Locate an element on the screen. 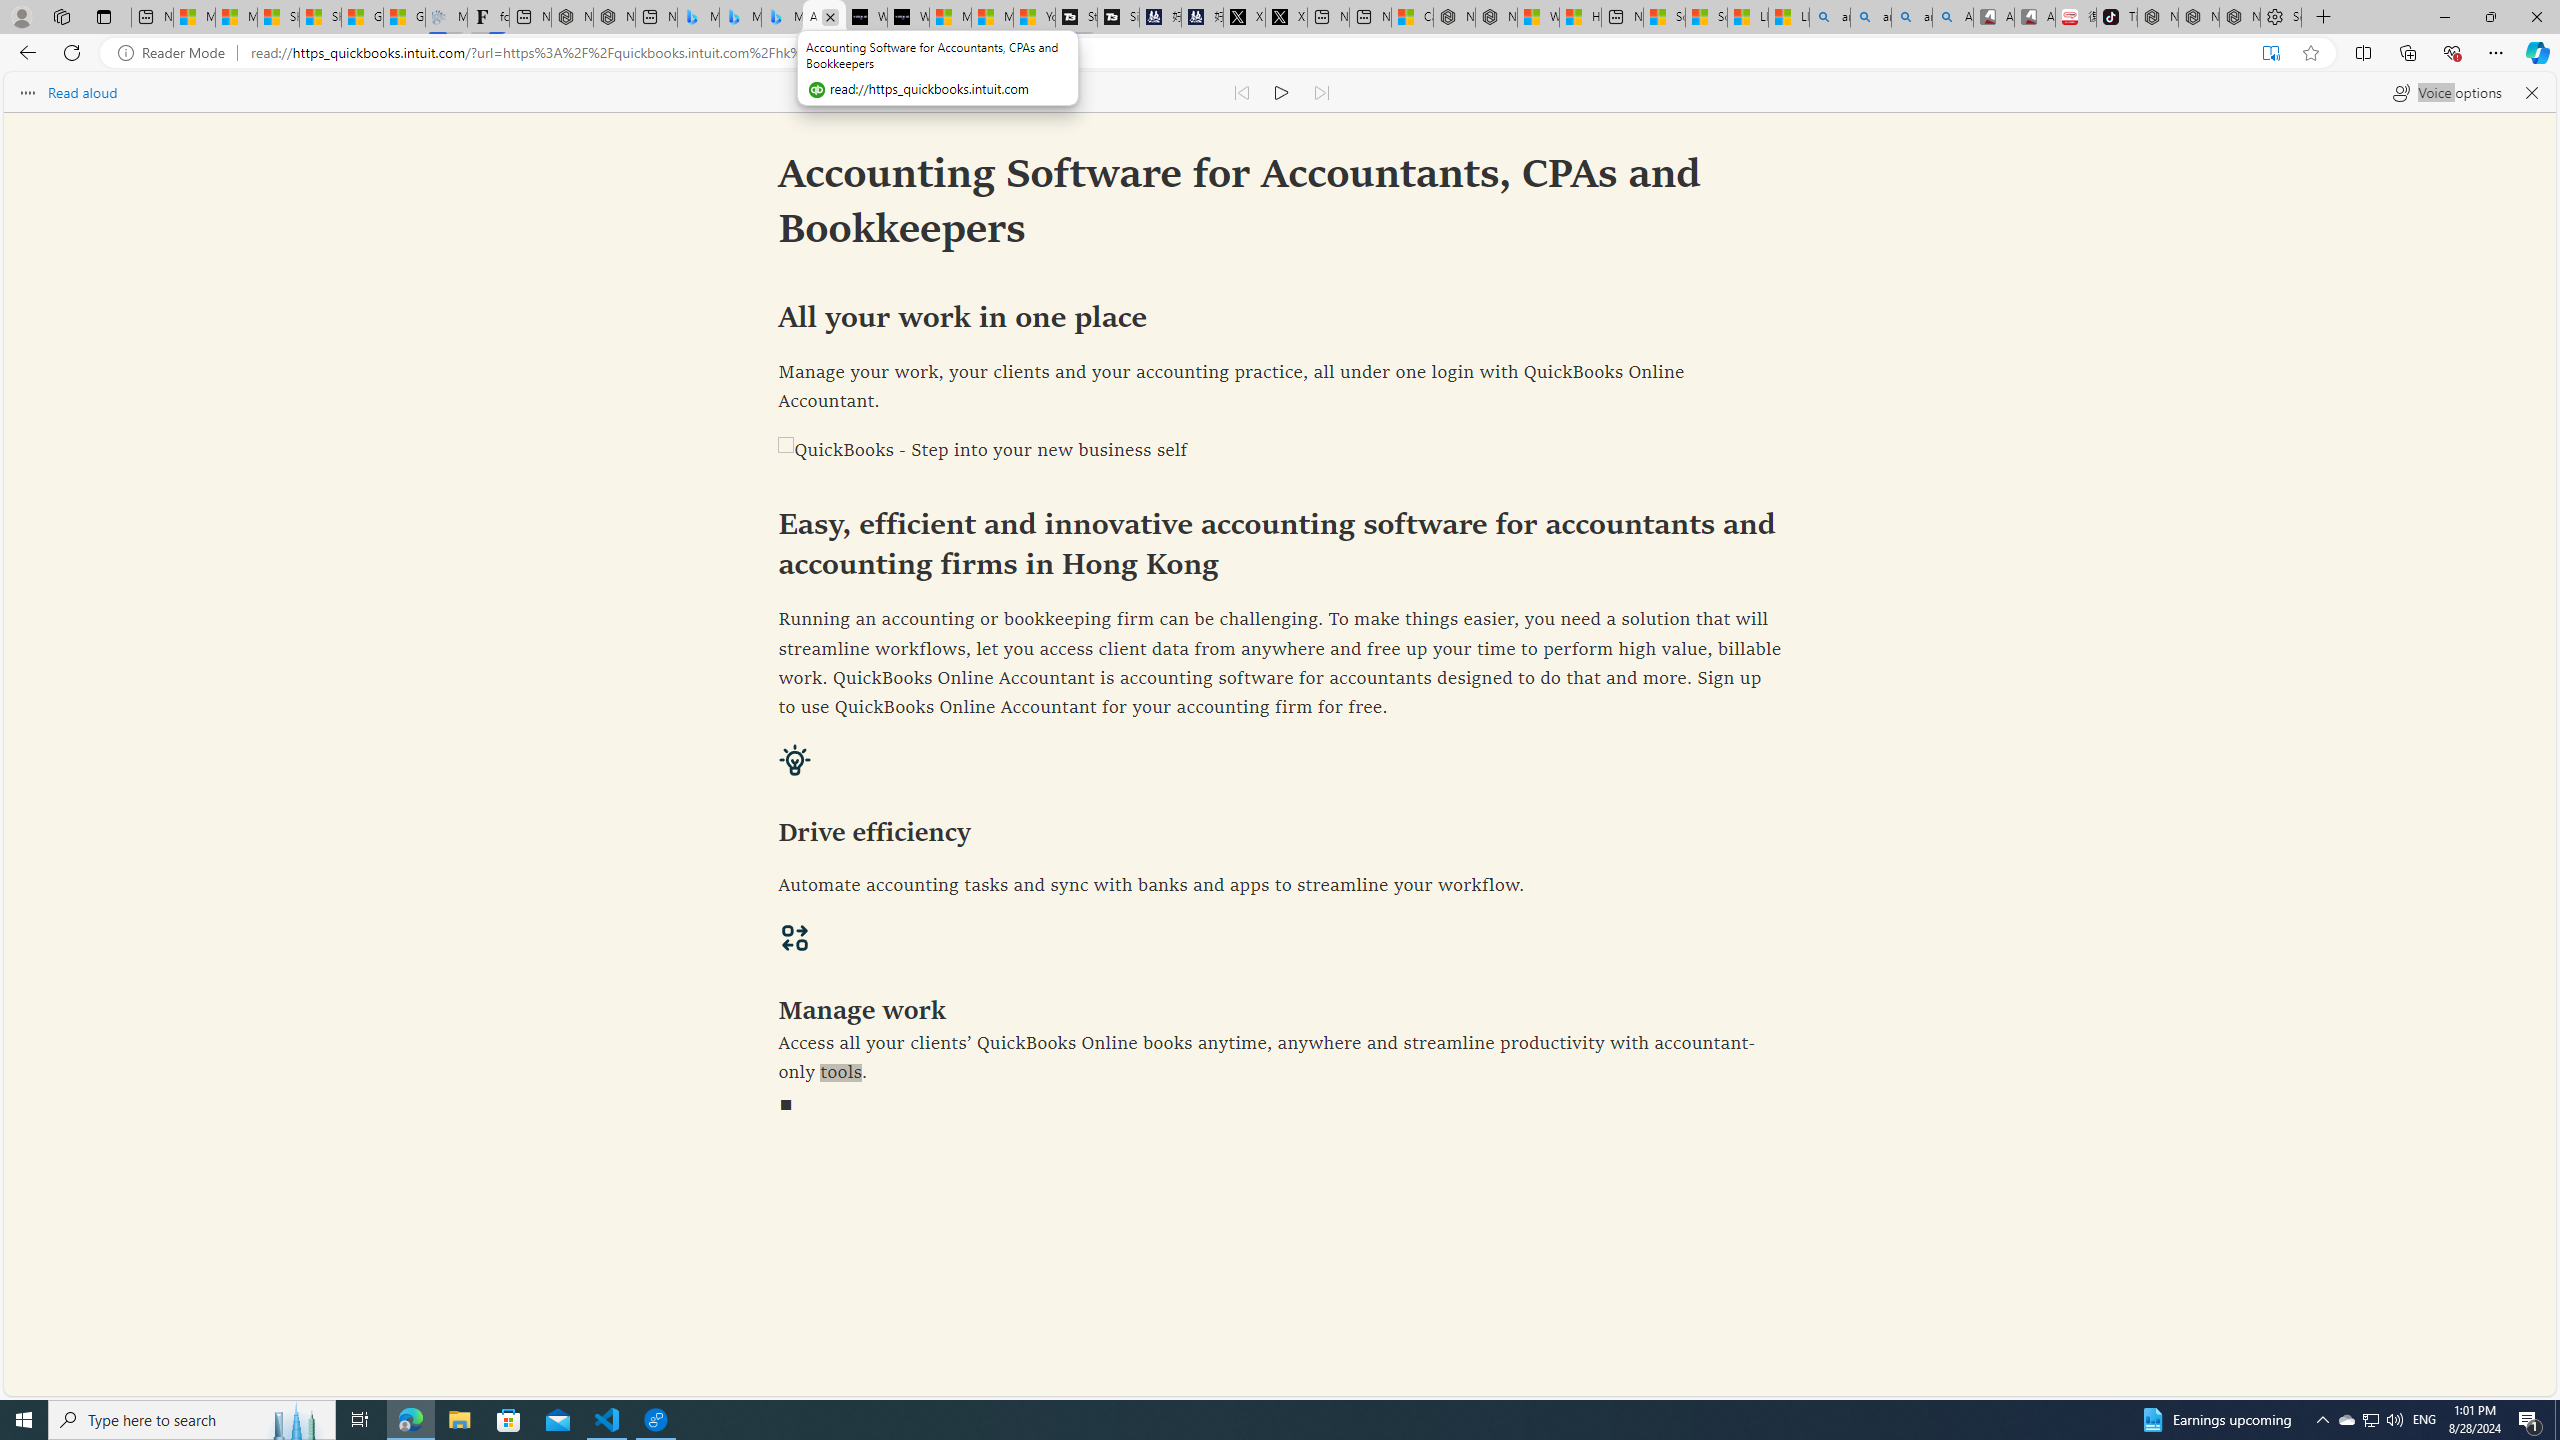 The image size is (2560, 1440). 'Read previous paragraph' is located at coordinates (1240, 91).